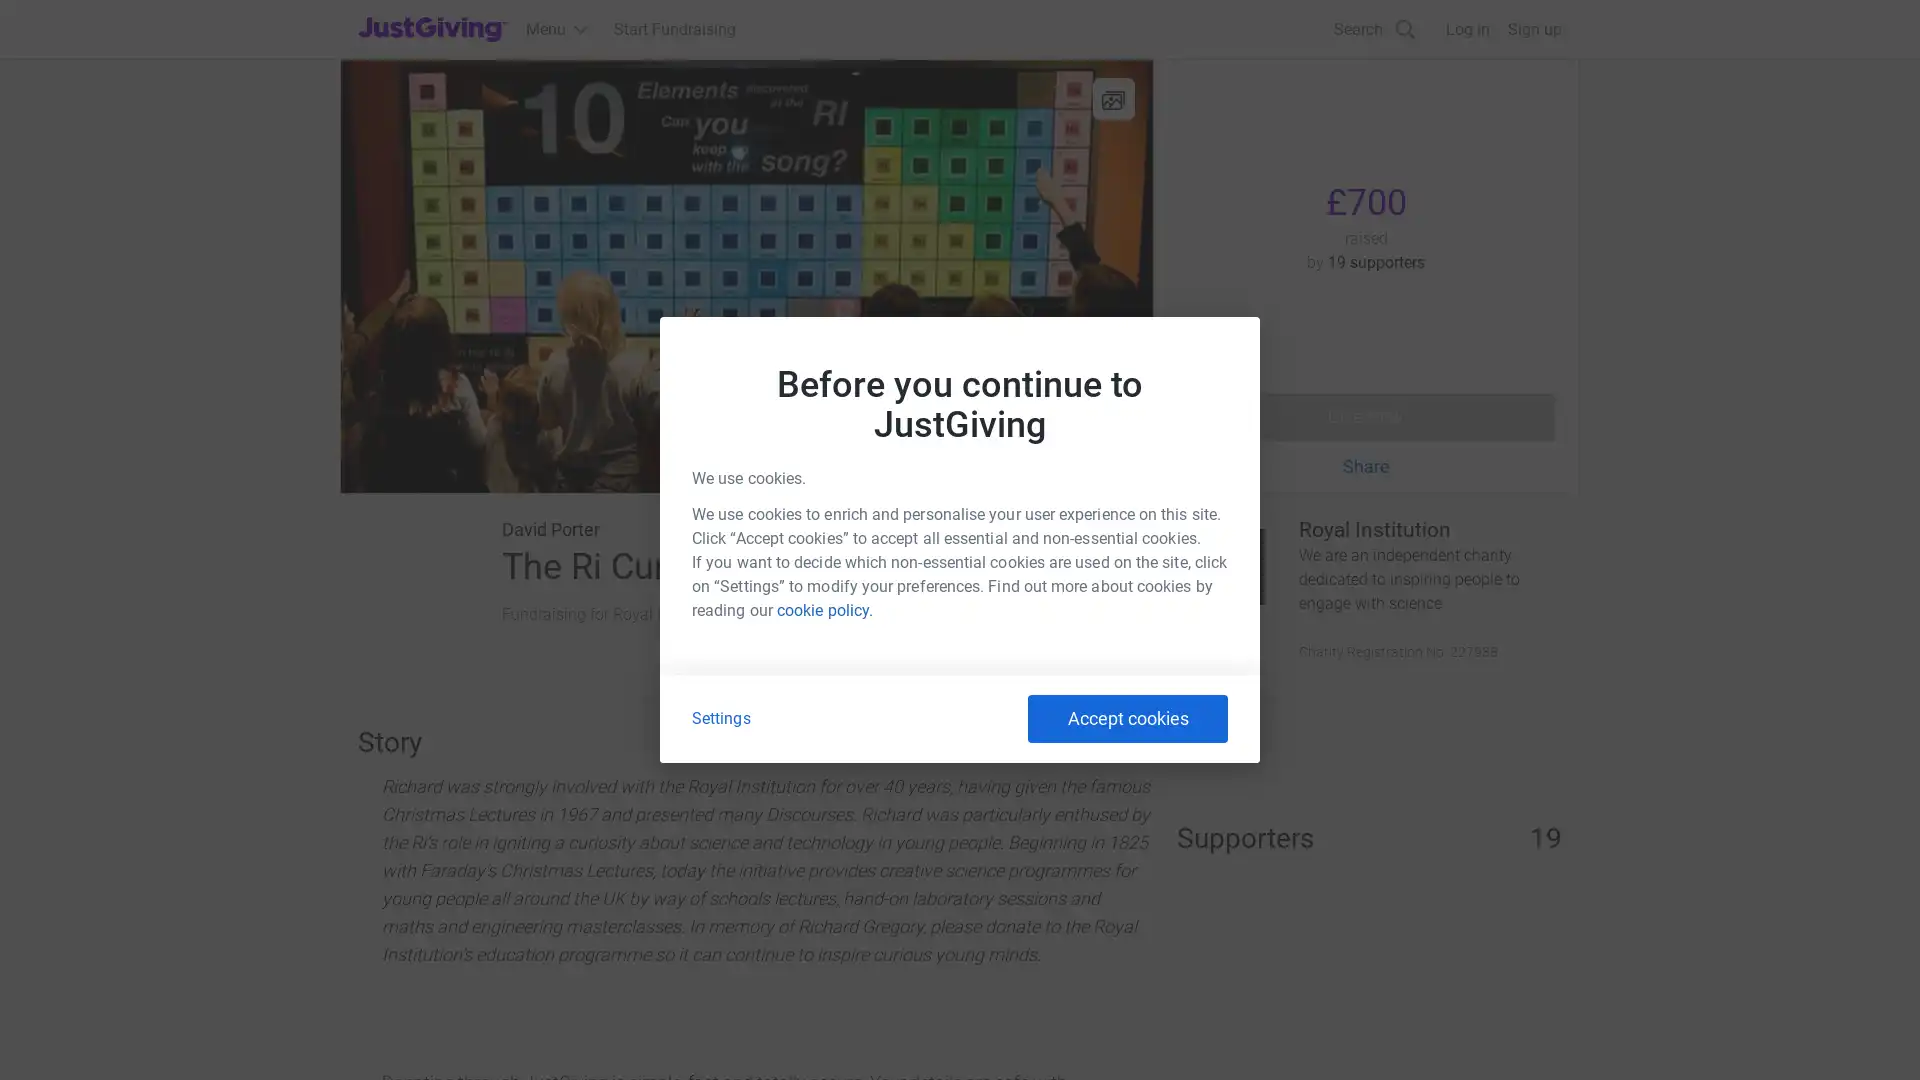 This screenshot has width=1920, height=1080. What do you see at coordinates (1128, 717) in the screenshot?
I see `Accept cookies` at bounding box center [1128, 717].